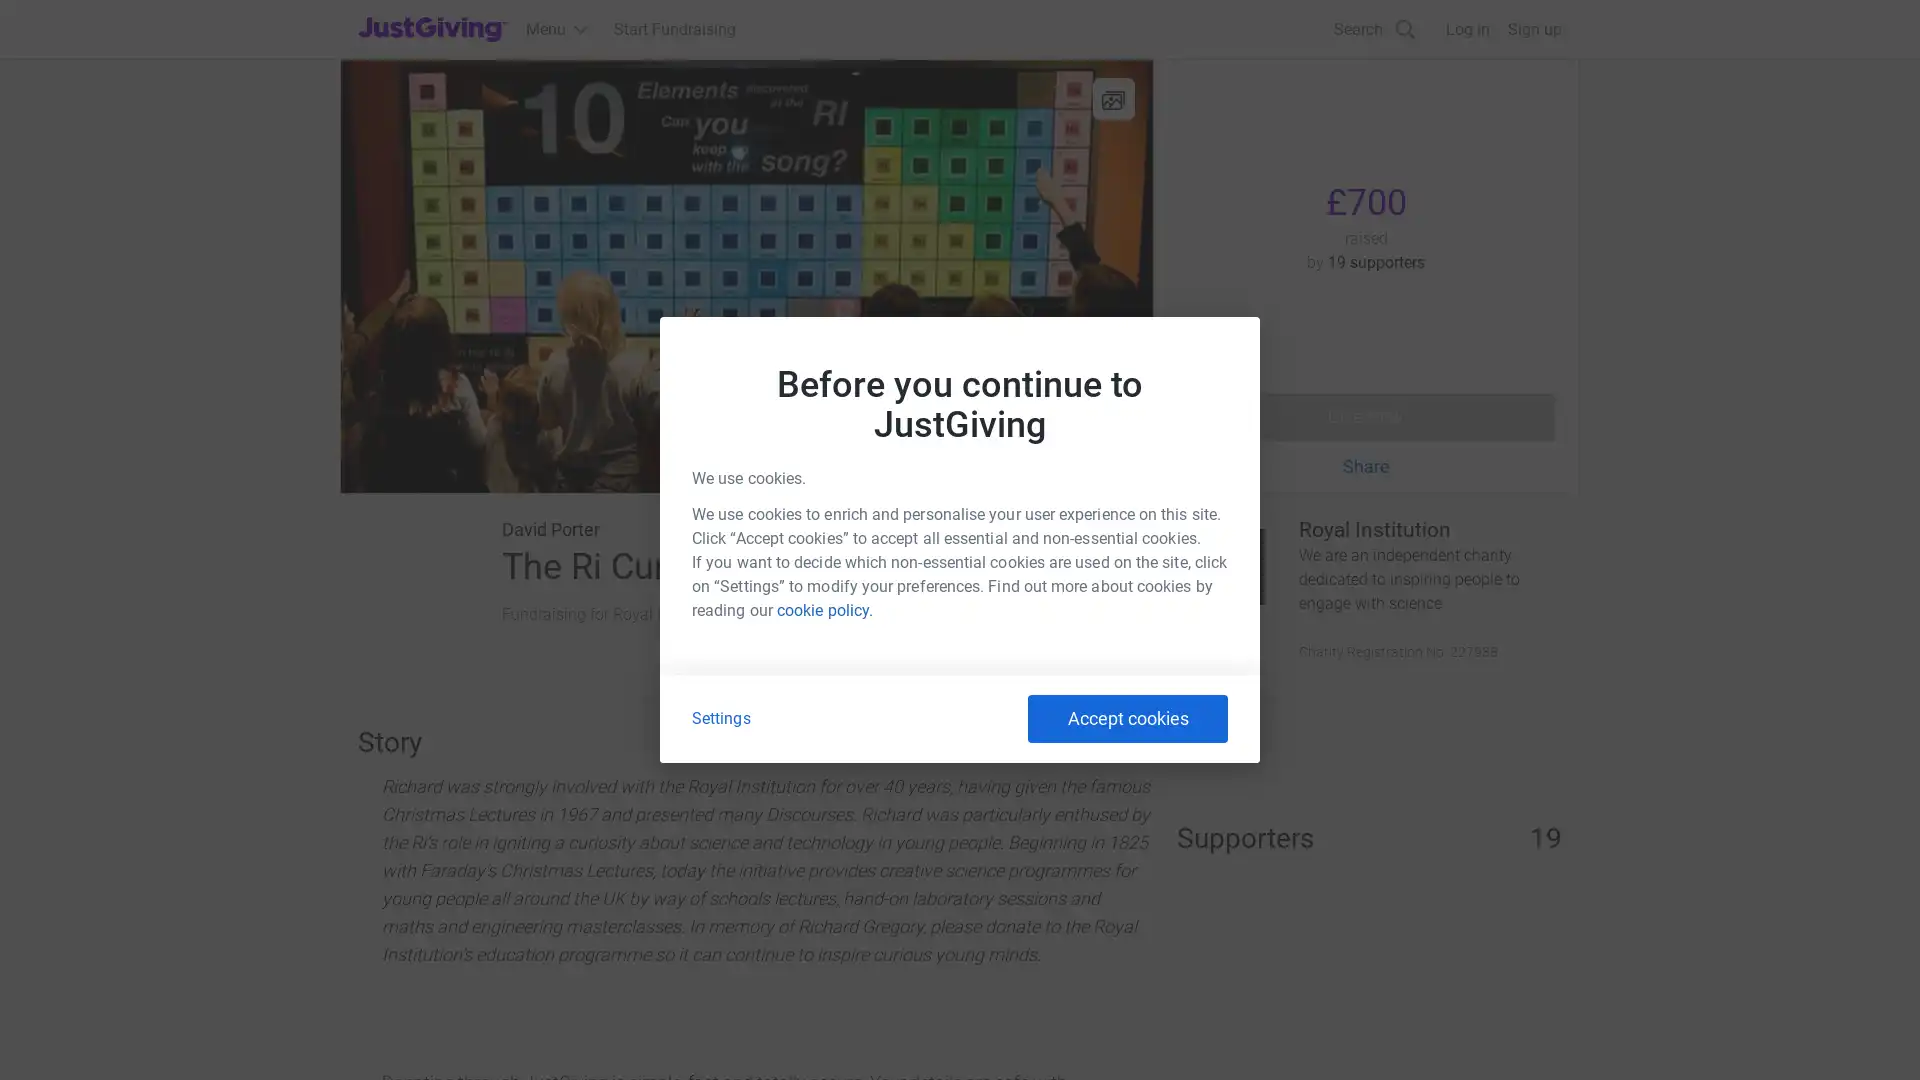 This screenshot has width=1920, height=1080. What do you see at coordinates (1128, 717) in the screenshot?
I see `Accept cookies` at bounding box center [1128, 717].